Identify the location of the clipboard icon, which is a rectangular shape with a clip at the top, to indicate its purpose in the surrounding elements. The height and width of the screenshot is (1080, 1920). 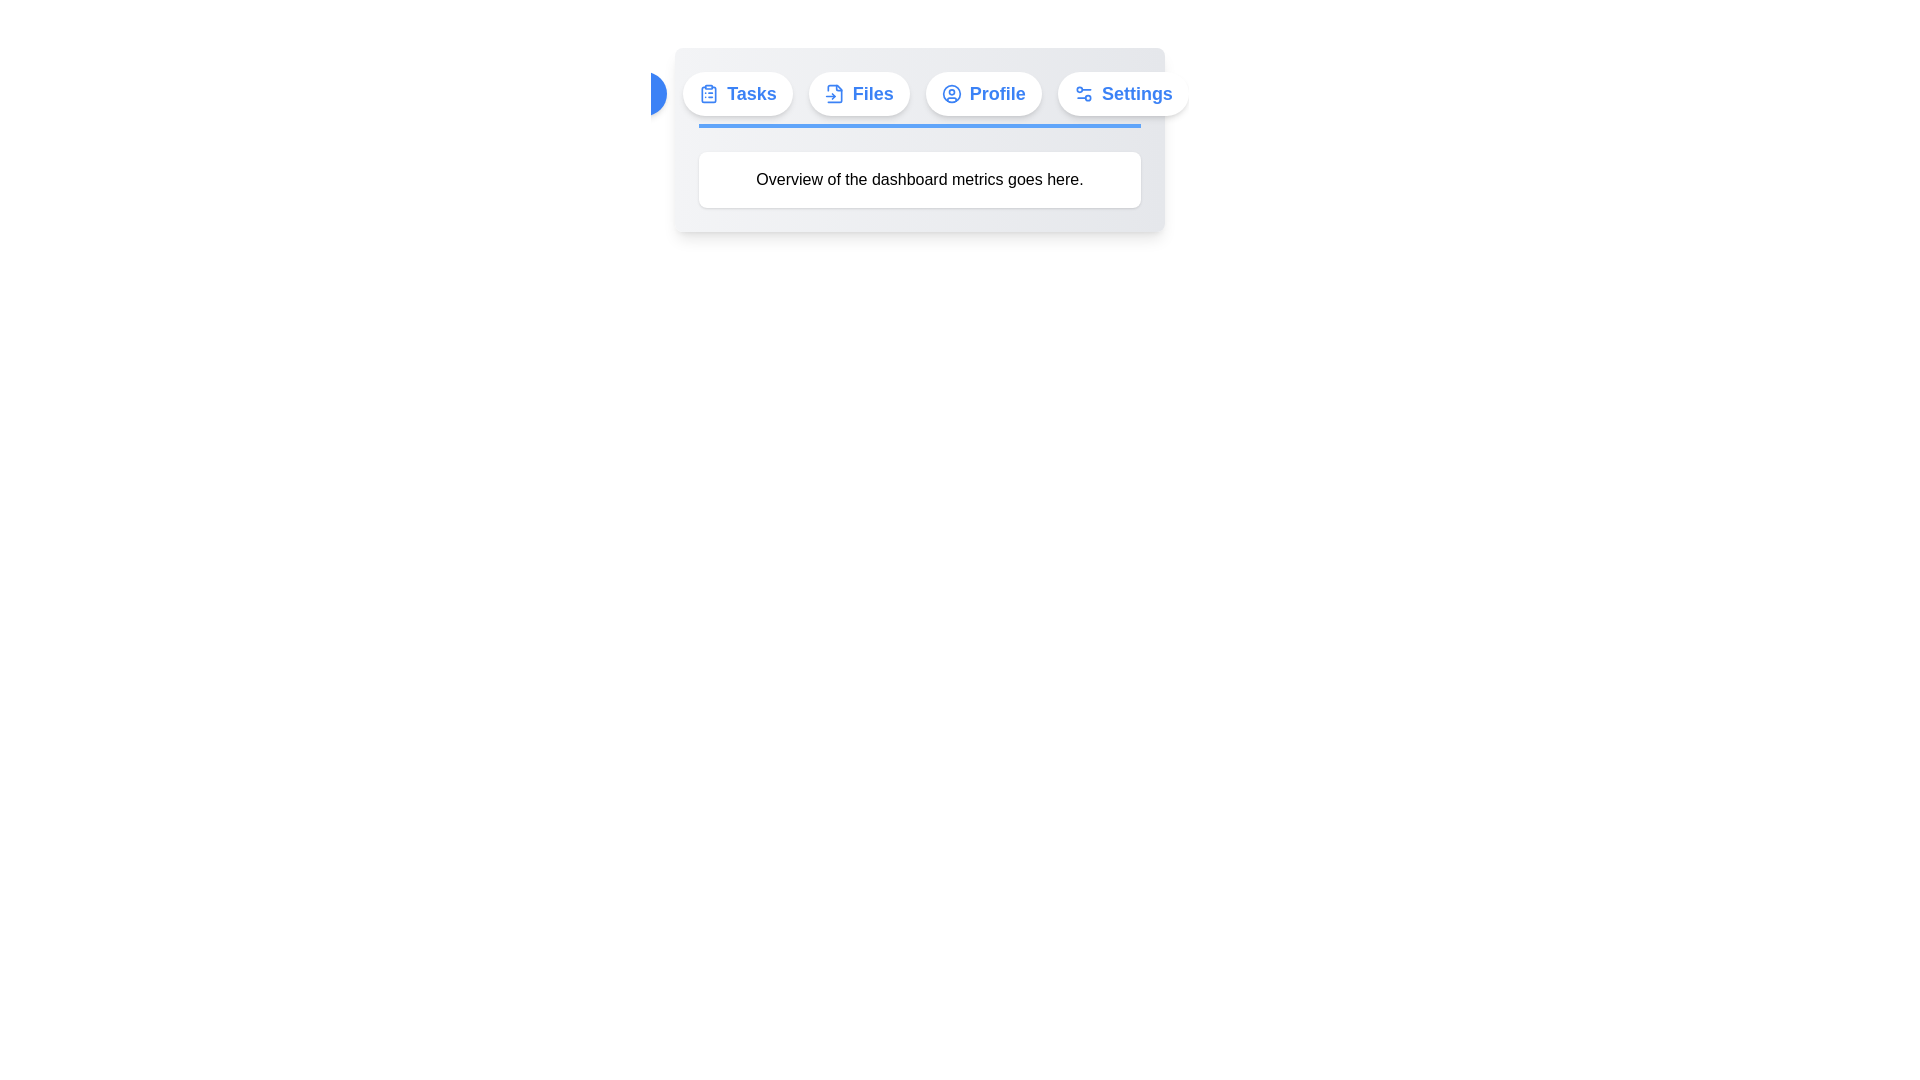
(709, 94).